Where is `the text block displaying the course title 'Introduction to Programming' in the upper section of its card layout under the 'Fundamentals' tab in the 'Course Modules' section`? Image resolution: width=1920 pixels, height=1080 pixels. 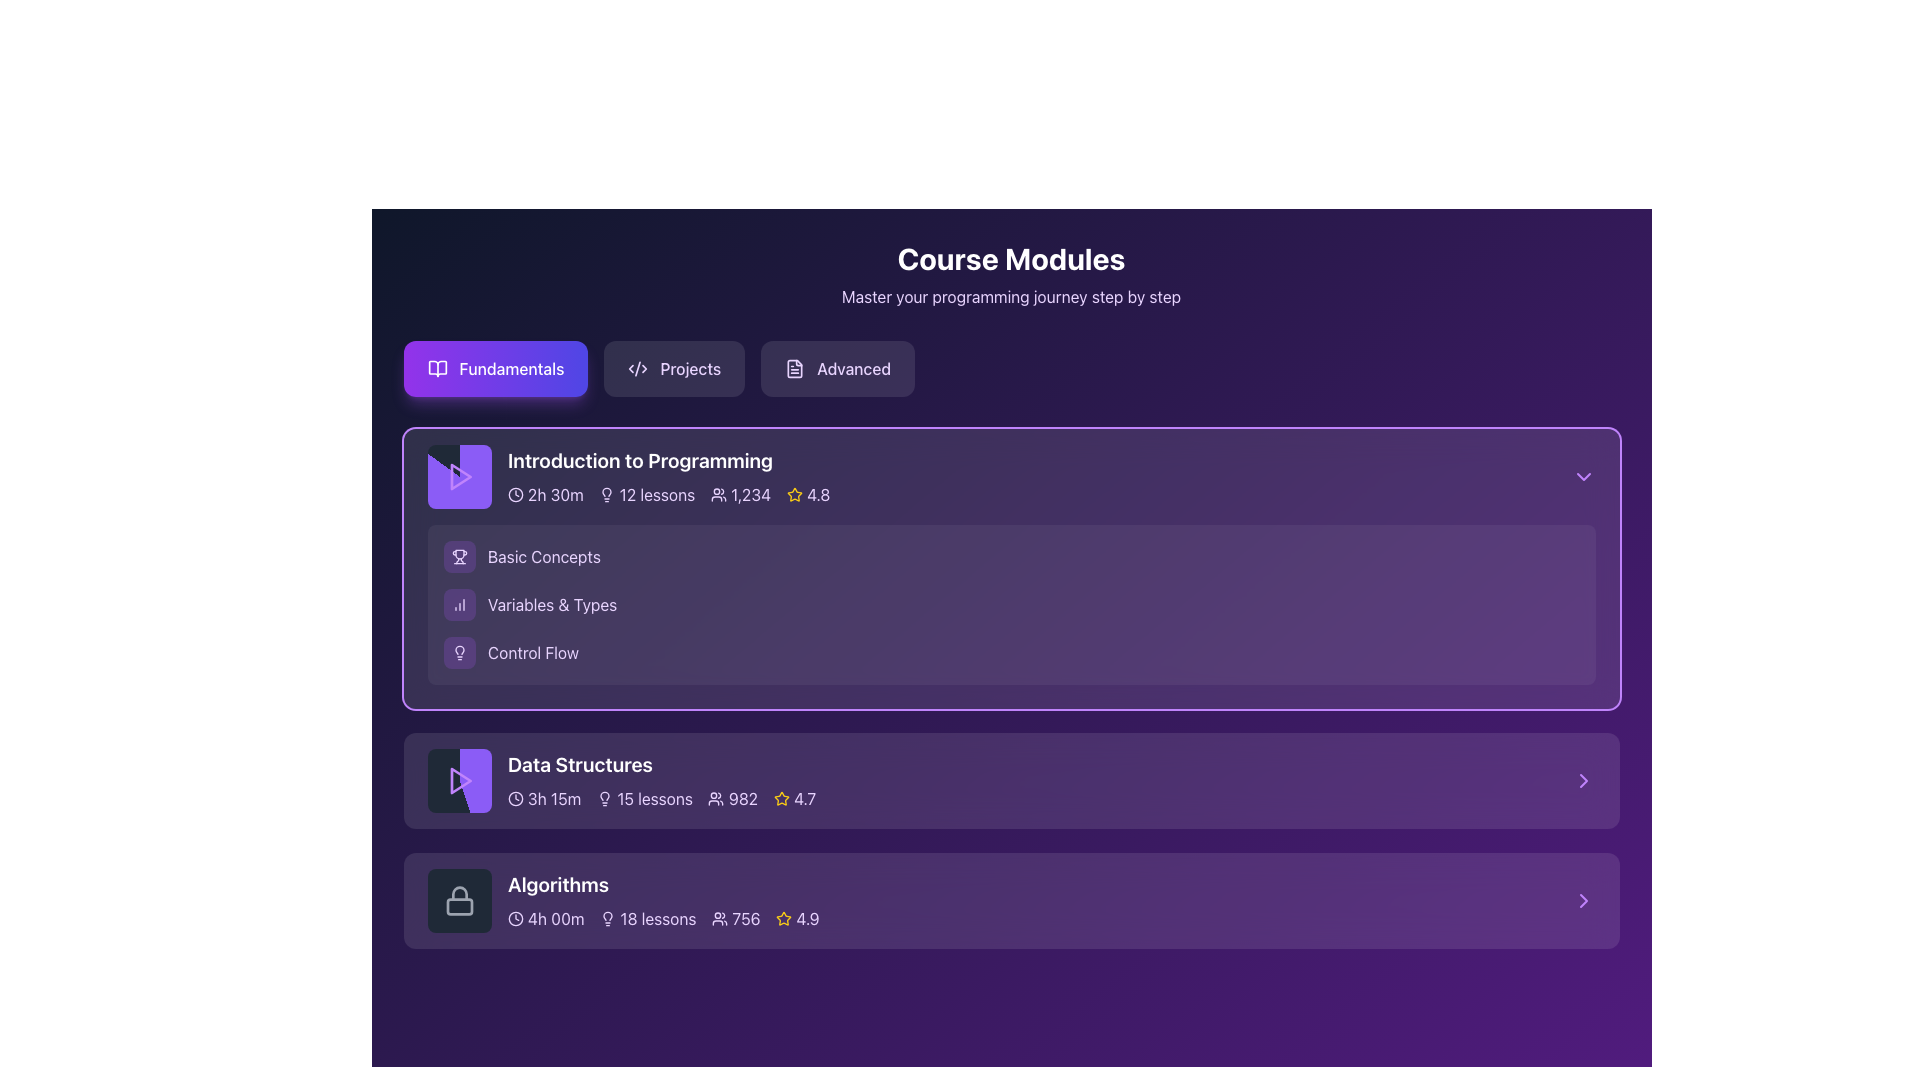
the text block displaying the course title 'Introduction to Programming' in the upper section of its card layout under the 'Fundamentals' tab in the 'Course Modules' section is located at coordinates (668, 477).